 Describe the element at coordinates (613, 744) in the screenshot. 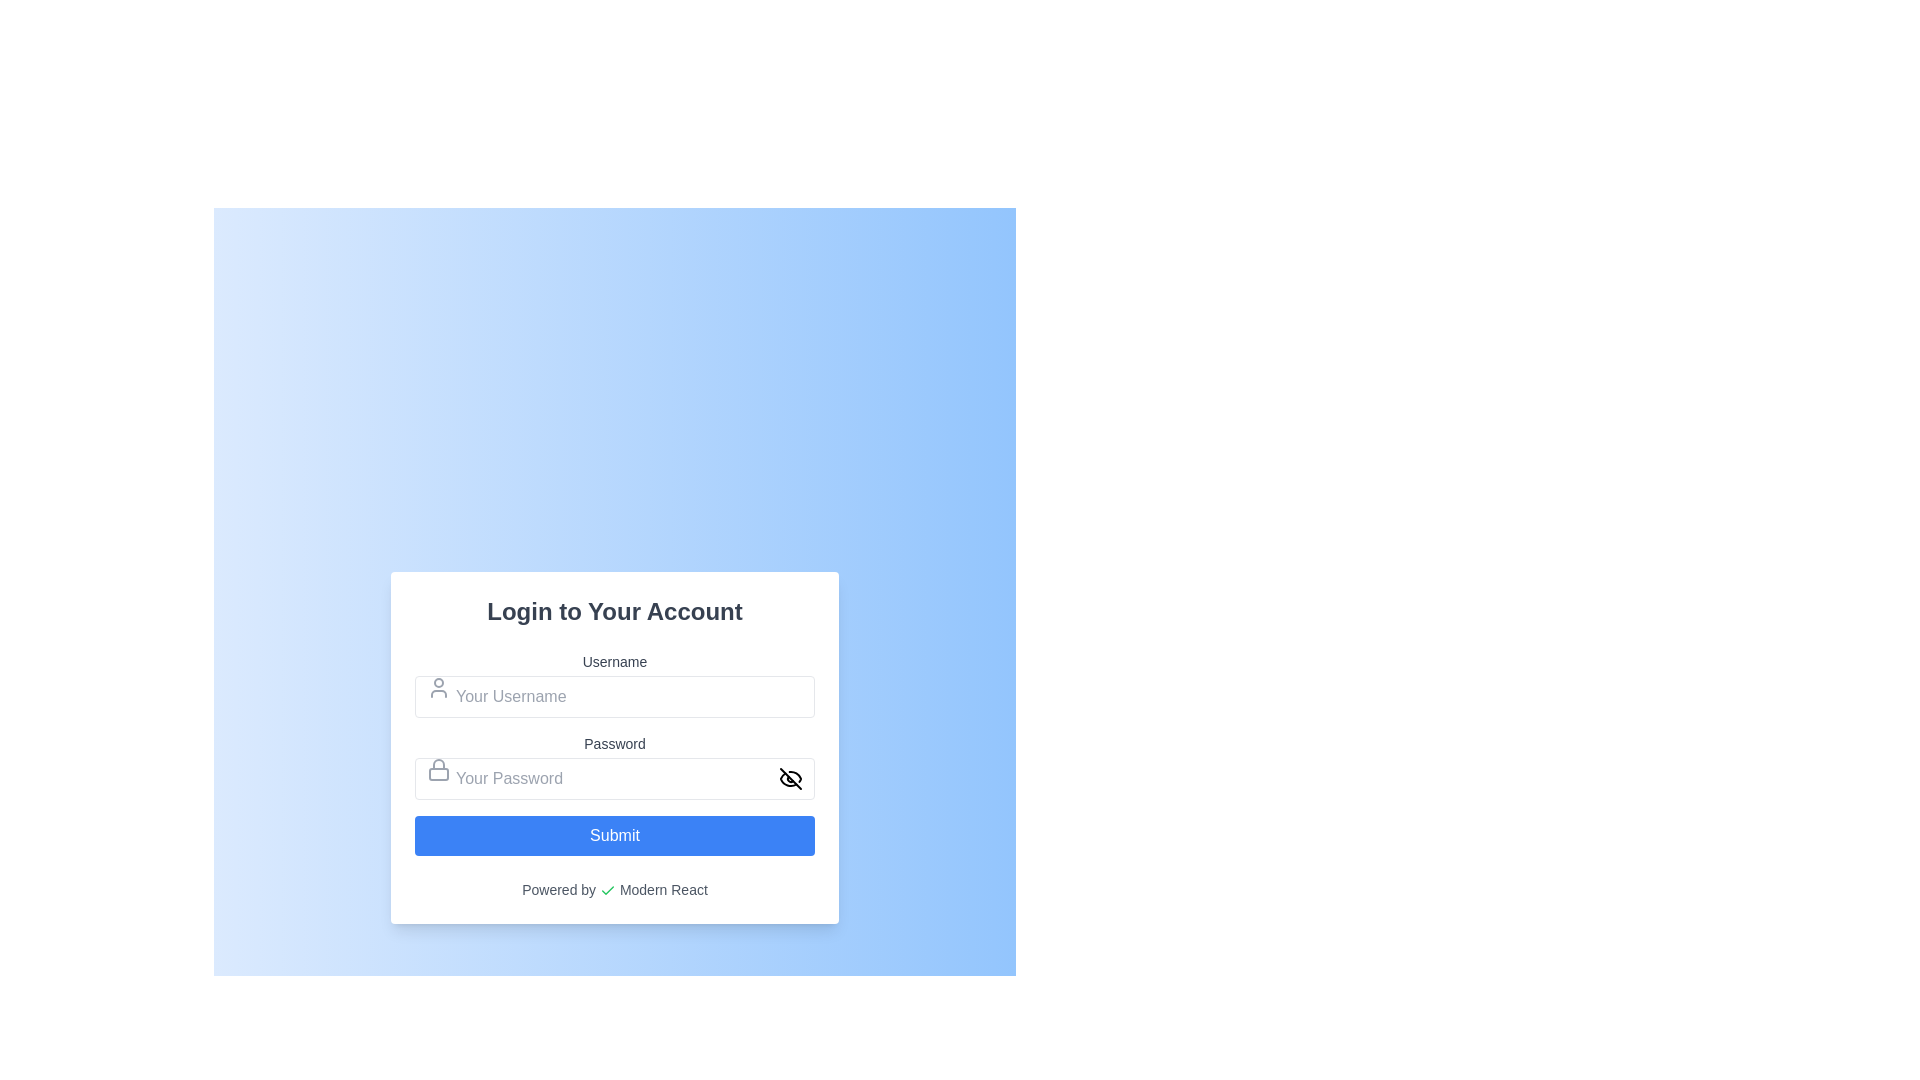

I see `the label that indicates the adjacent input field is for entering the user's password, which is located directly above the password input field in the login form` at that location.